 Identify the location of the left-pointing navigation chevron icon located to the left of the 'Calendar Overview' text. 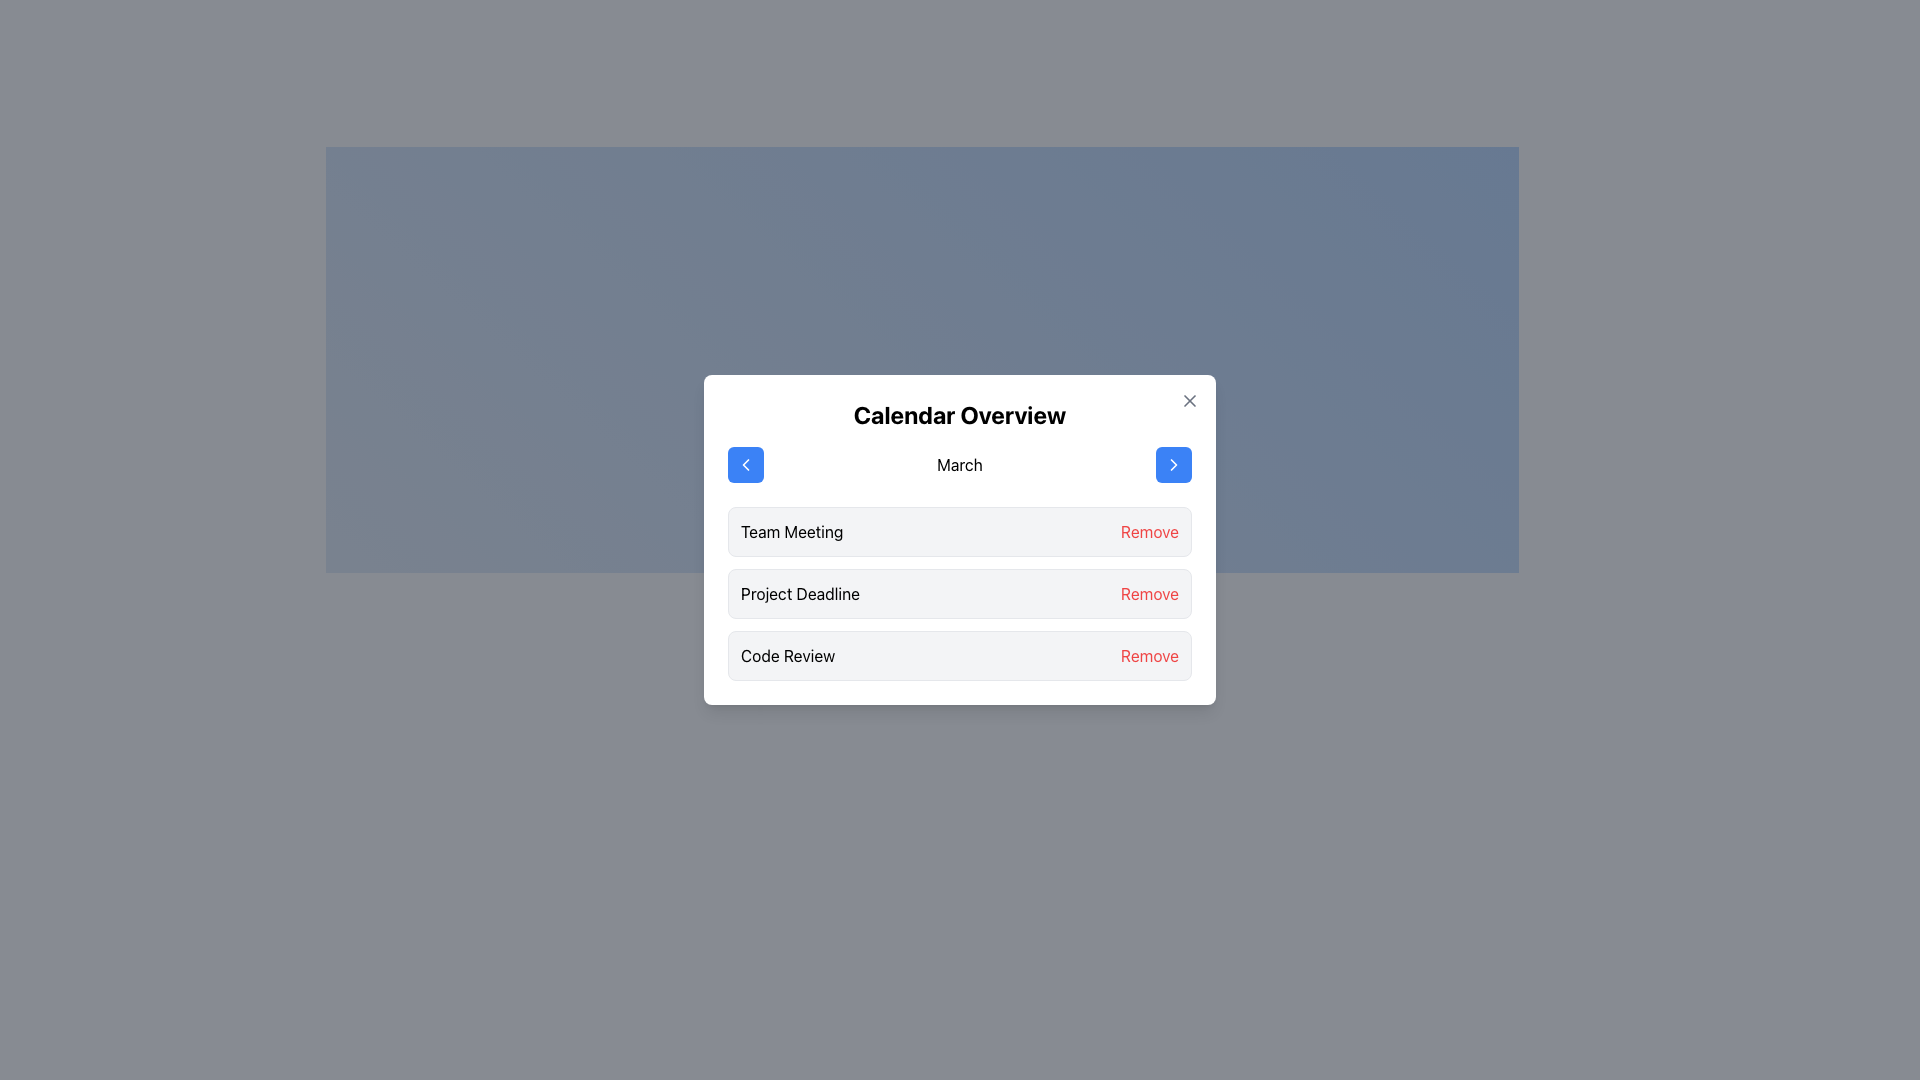
(744, 465).